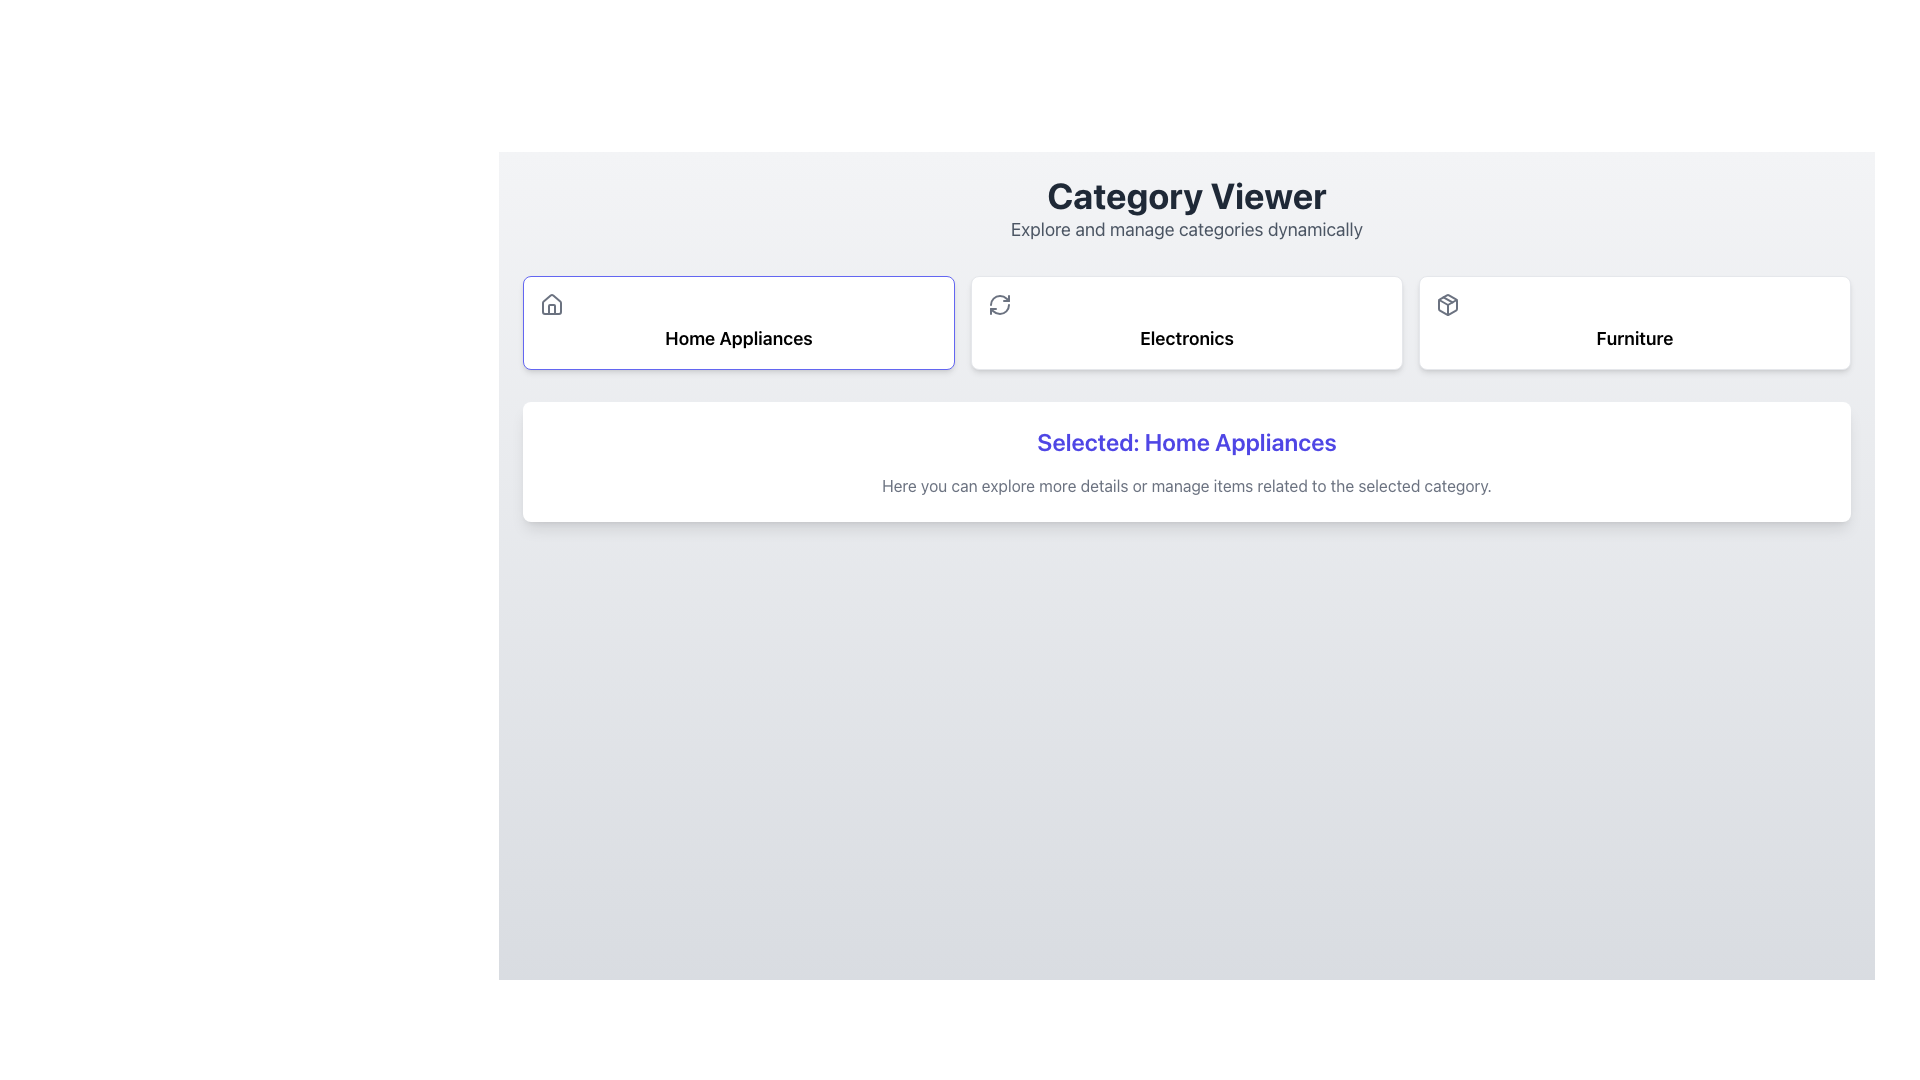  What do you see at coordinates (738, 338) in the screenshot?
I see `displayed text of the Static Text Component labeled 'Home Appliances', located at the center of the card in the top left corner of the interface` at bounding box center [738, 338].